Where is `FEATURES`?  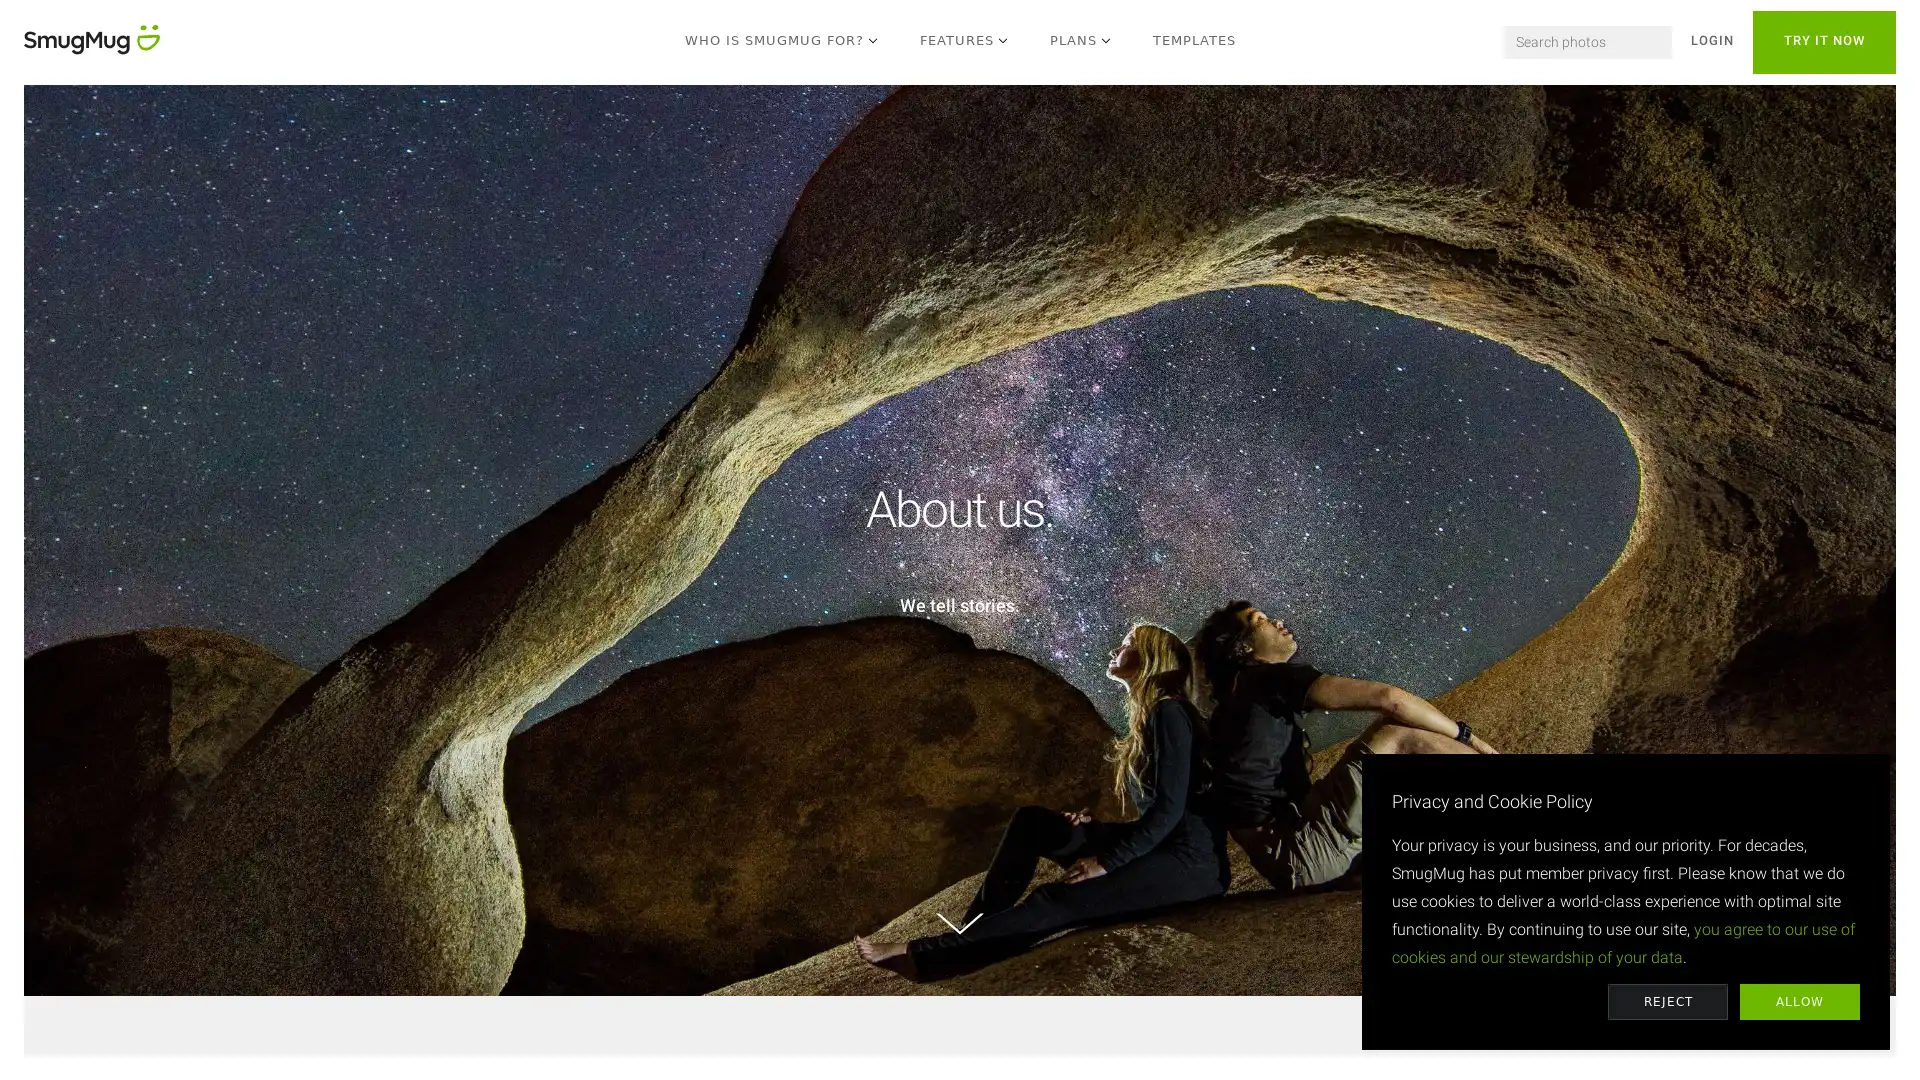
FEATURES is located at coordinates (964, 42).